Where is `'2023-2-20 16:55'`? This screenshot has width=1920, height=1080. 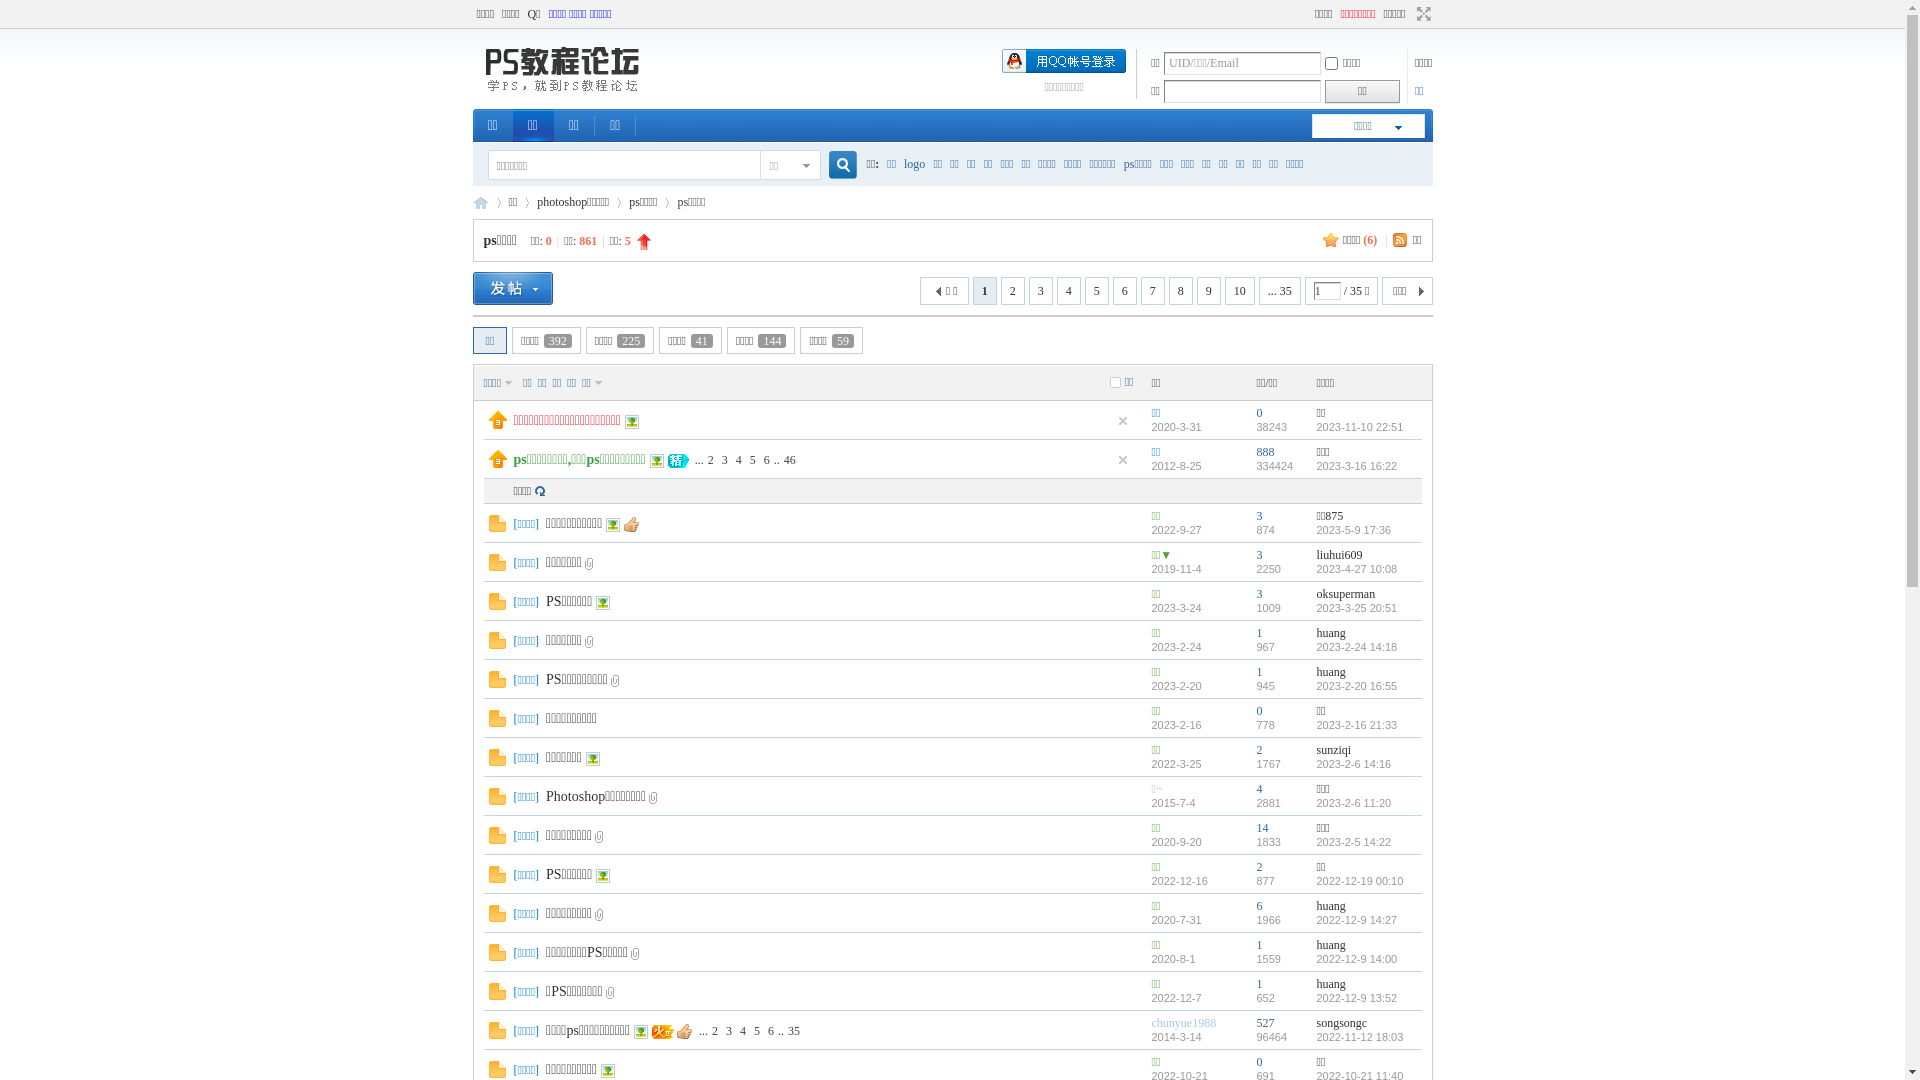 '2023-2-20 16:55' is located at coordinates (1356, 685).